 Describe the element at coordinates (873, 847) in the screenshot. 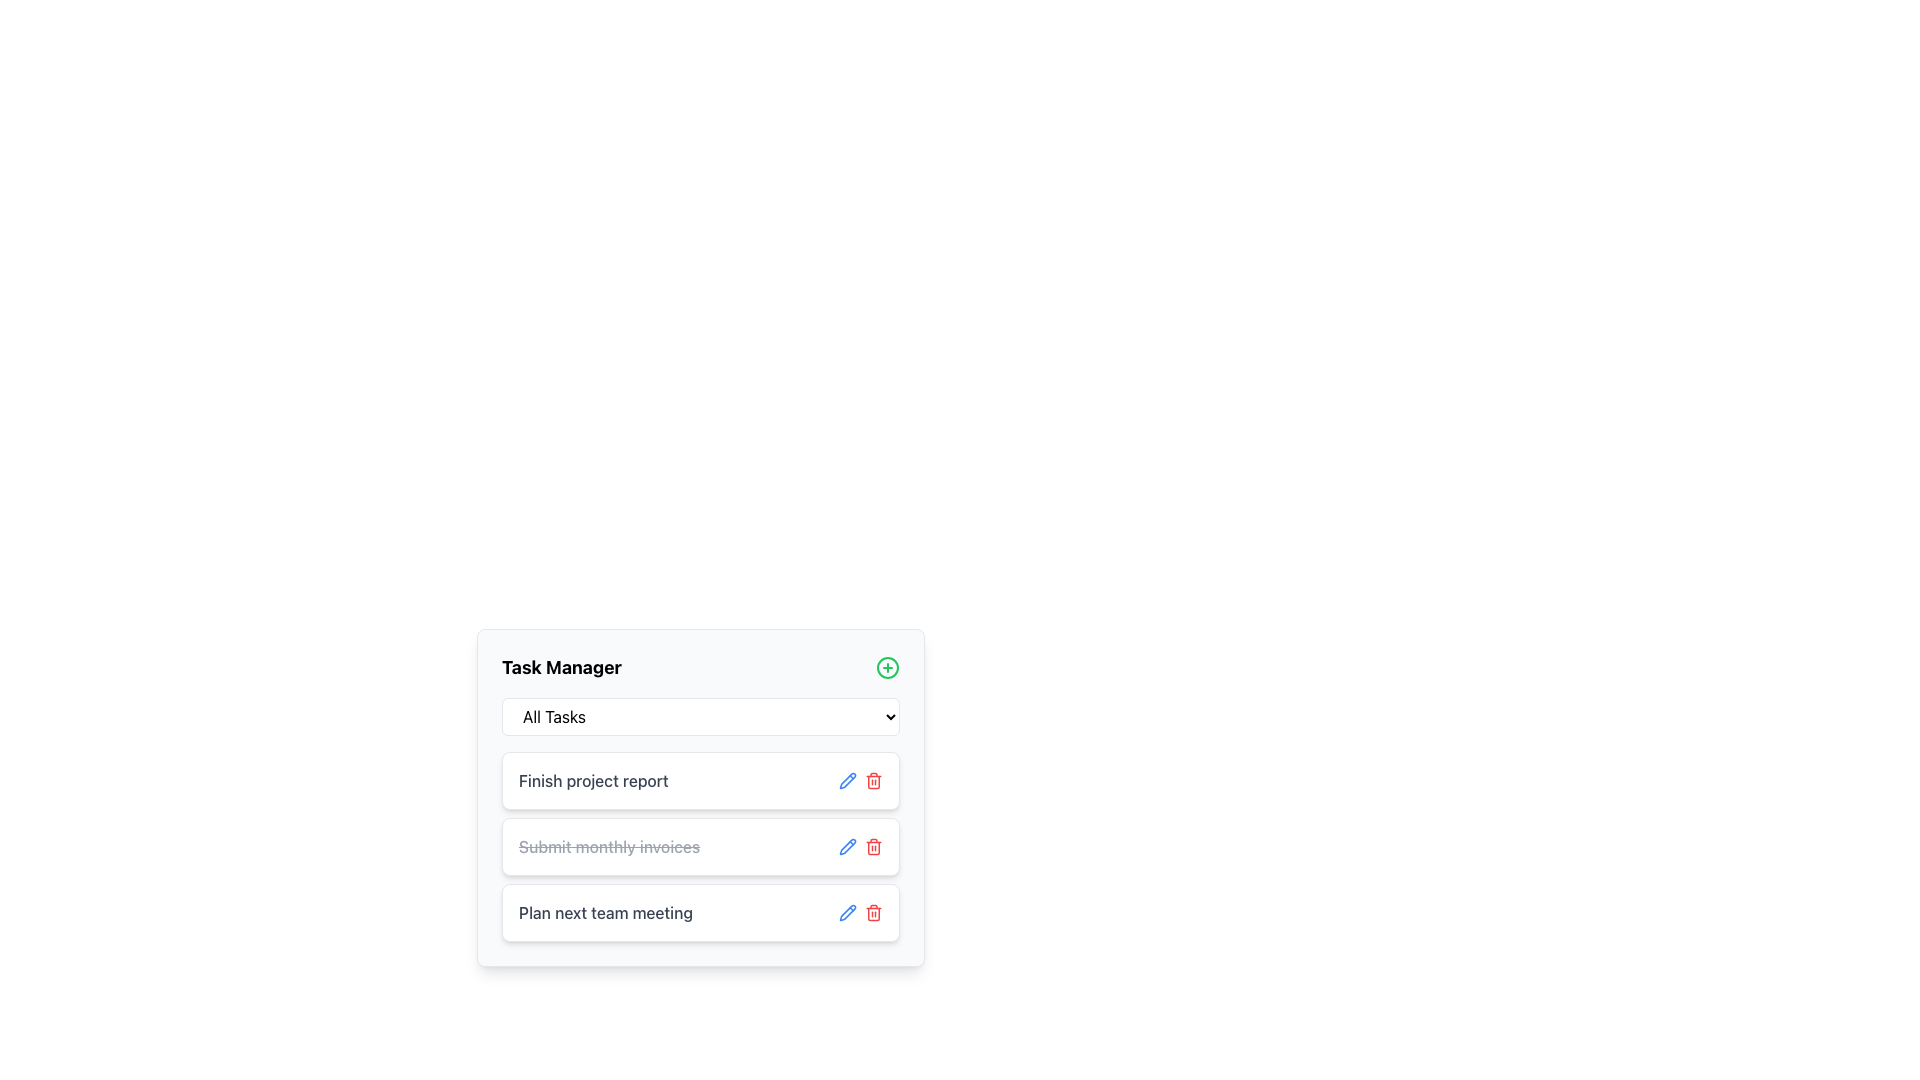

I see `the delete button styled as a link with an icon located at the bottom-right of the third task item` at that location.